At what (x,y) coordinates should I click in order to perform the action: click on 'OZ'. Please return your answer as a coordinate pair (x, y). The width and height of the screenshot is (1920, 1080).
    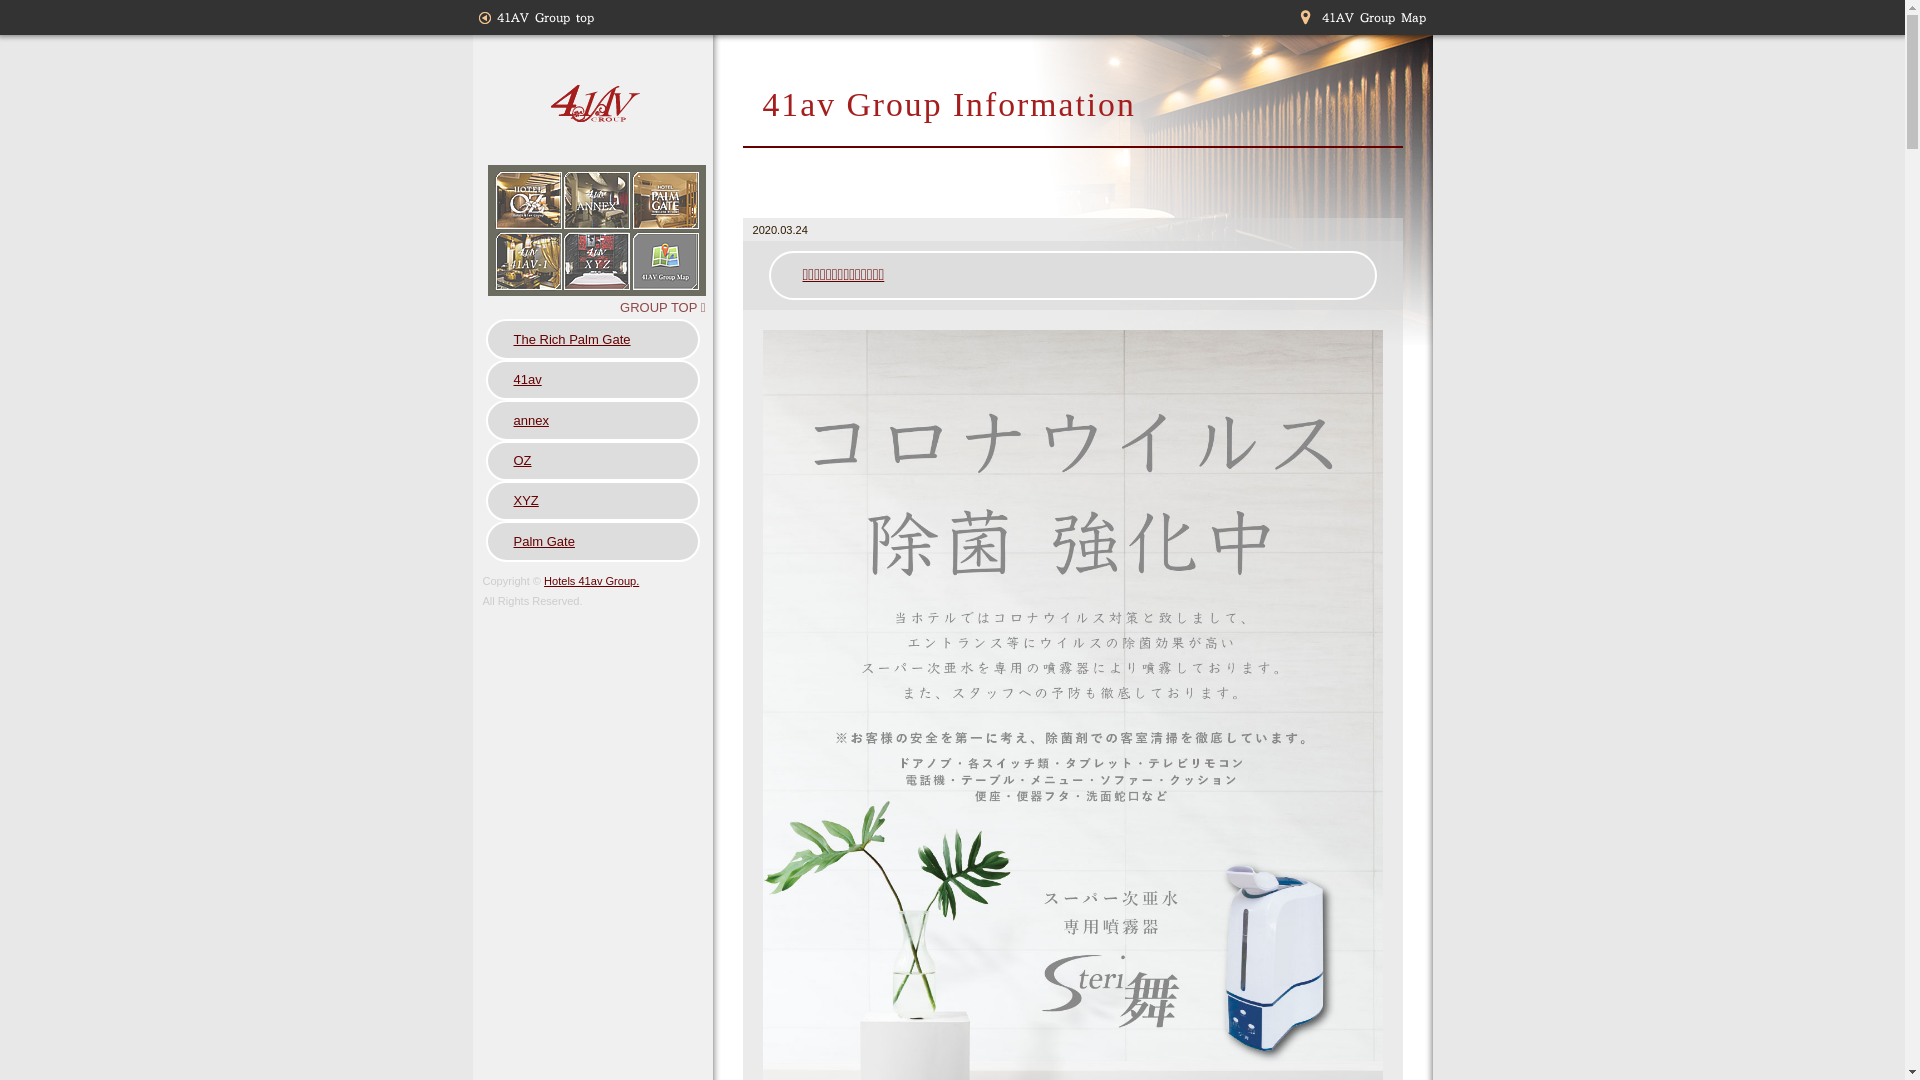
    Looking at the image, I should click on (592, 461).